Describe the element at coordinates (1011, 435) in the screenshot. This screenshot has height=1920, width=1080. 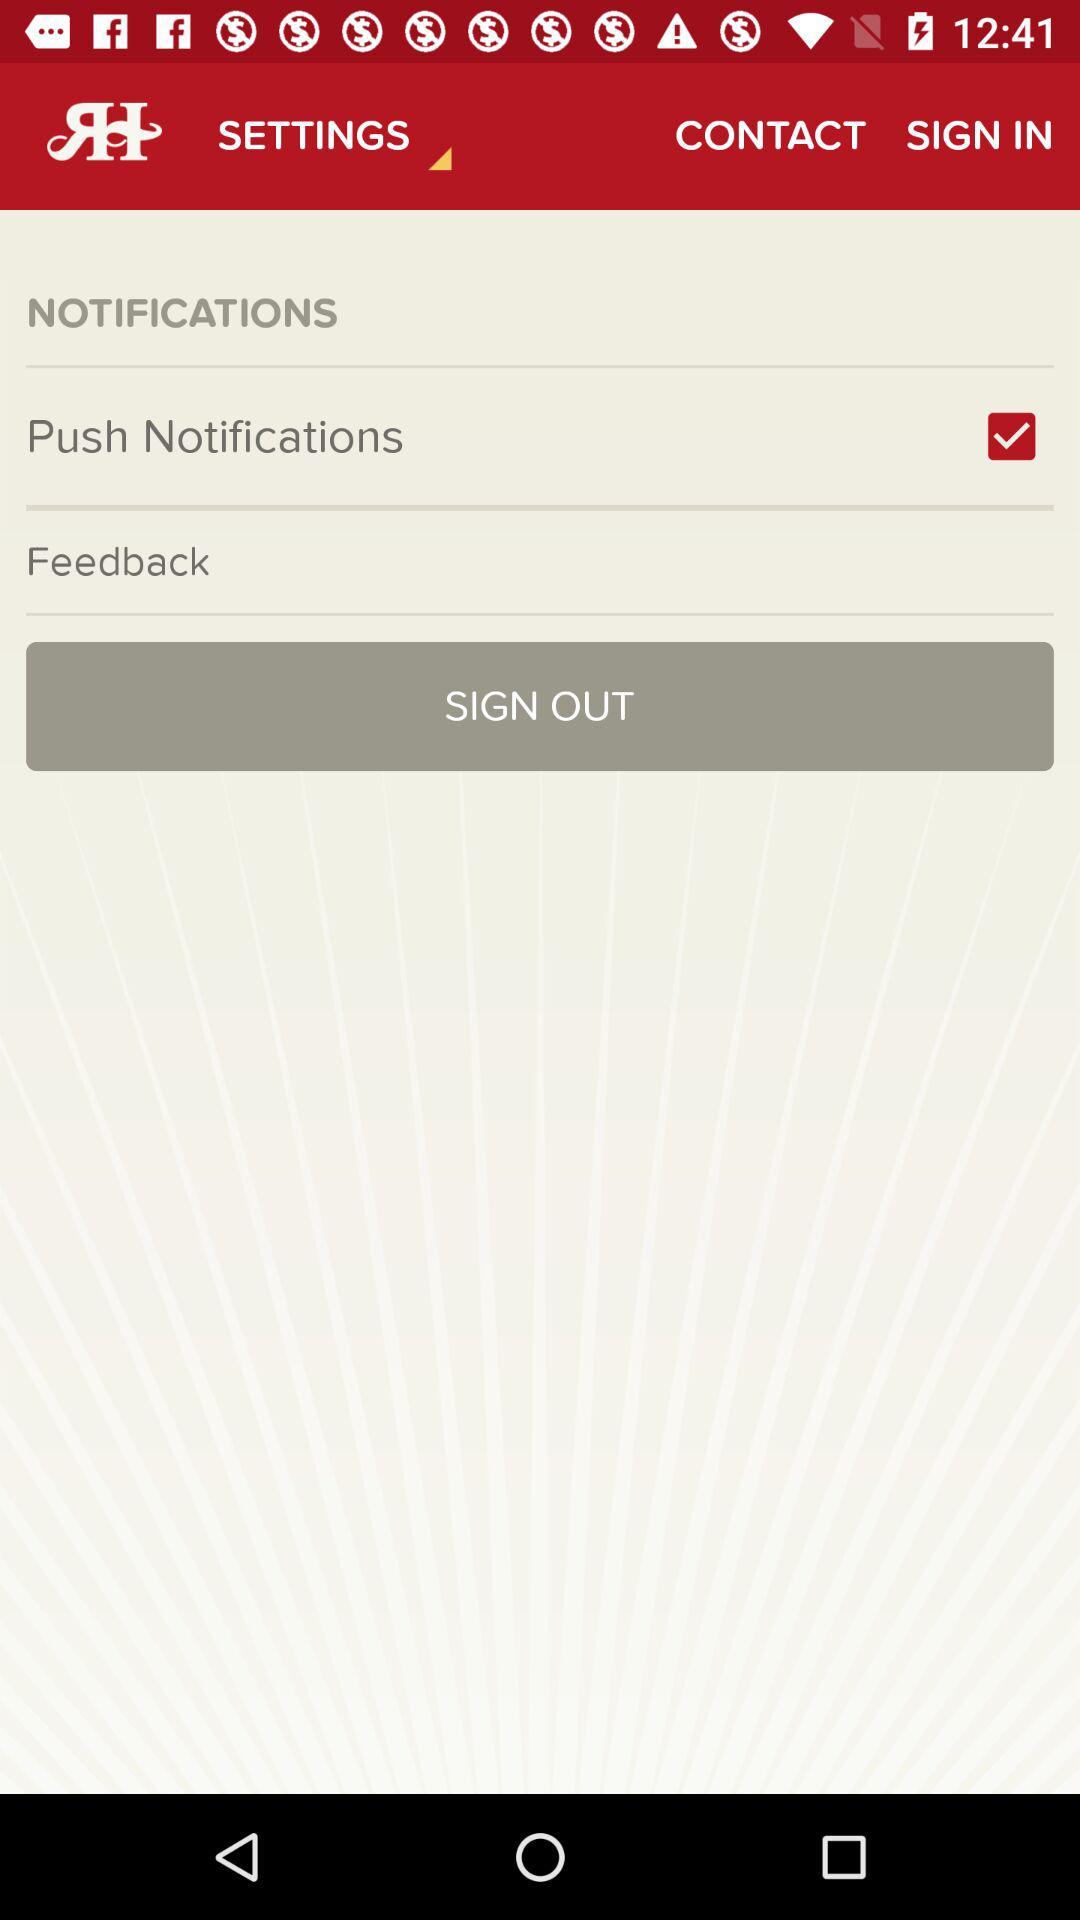
I see `push notification` at that location.